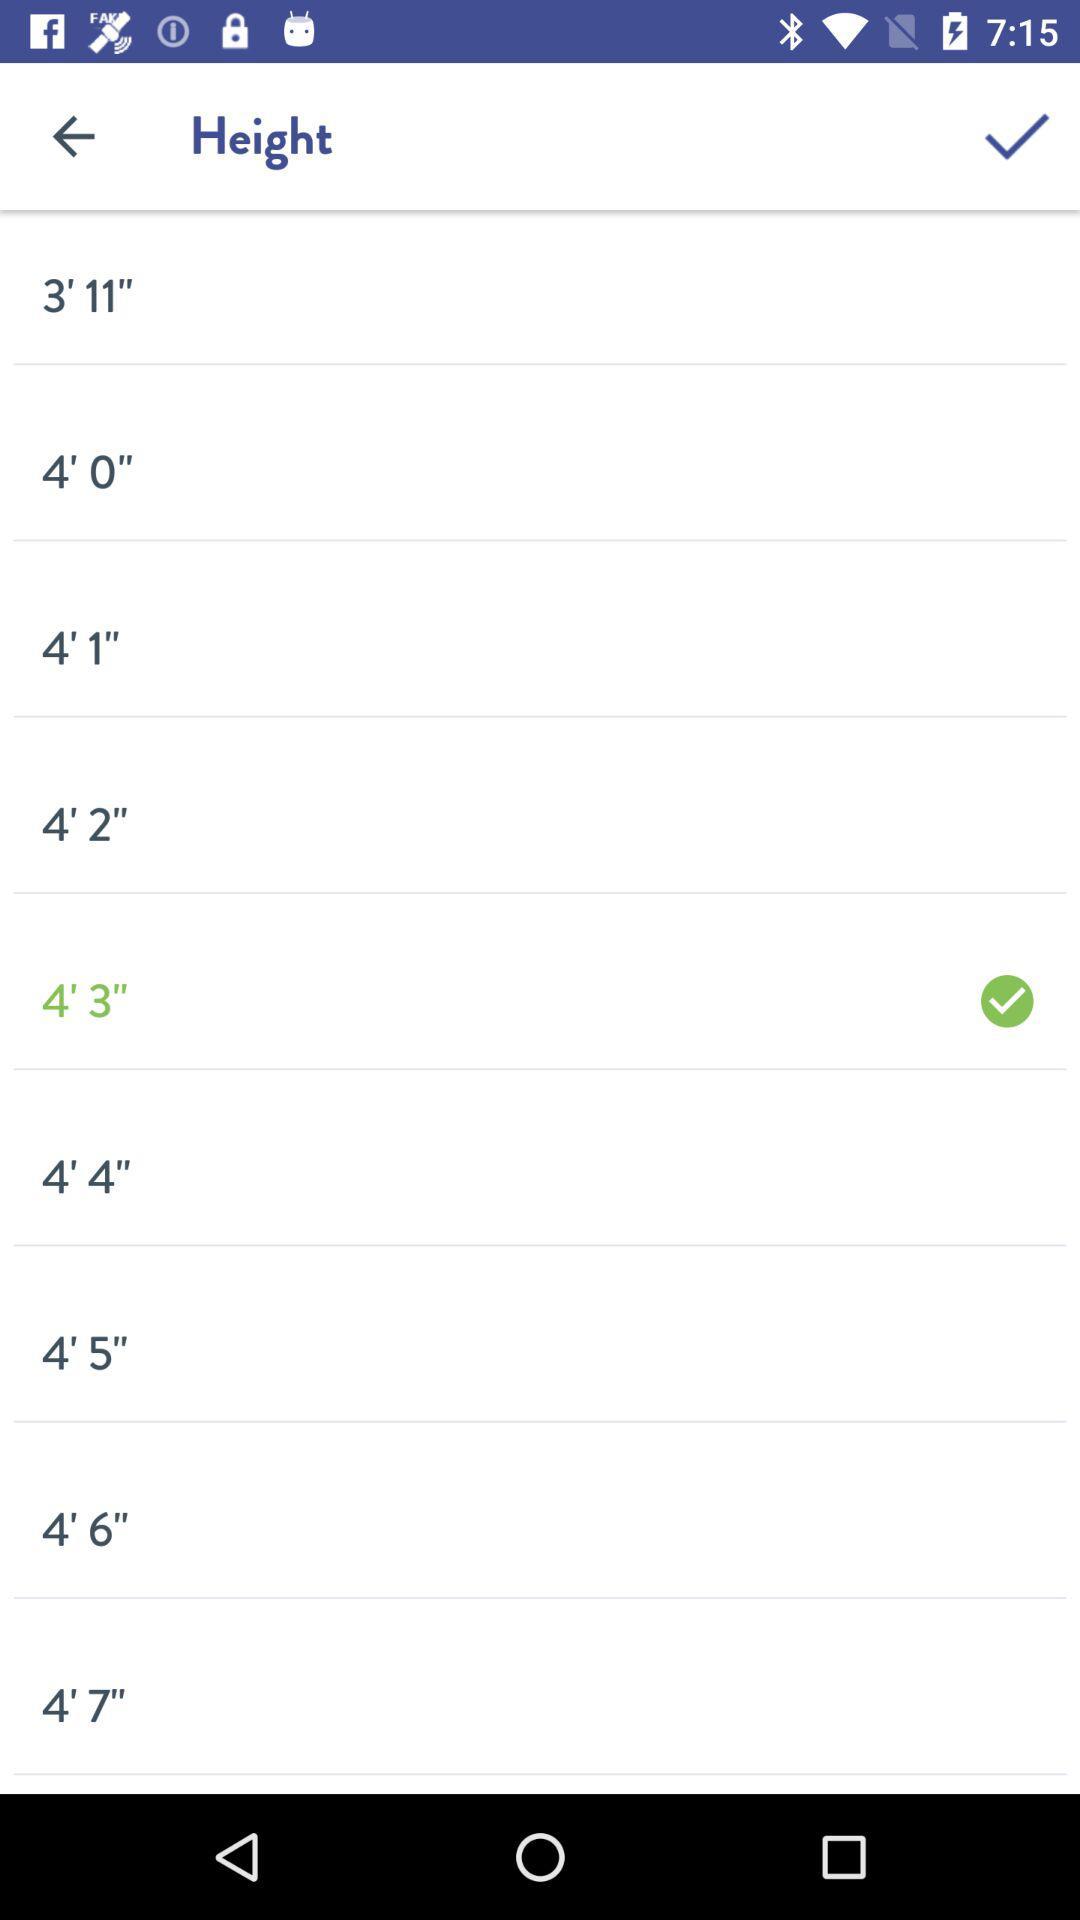 This screenshot has width=1080, height=1920. Describe the element at coordinates (1017, 135) in the screenshot. I see `item next to height` at that location.